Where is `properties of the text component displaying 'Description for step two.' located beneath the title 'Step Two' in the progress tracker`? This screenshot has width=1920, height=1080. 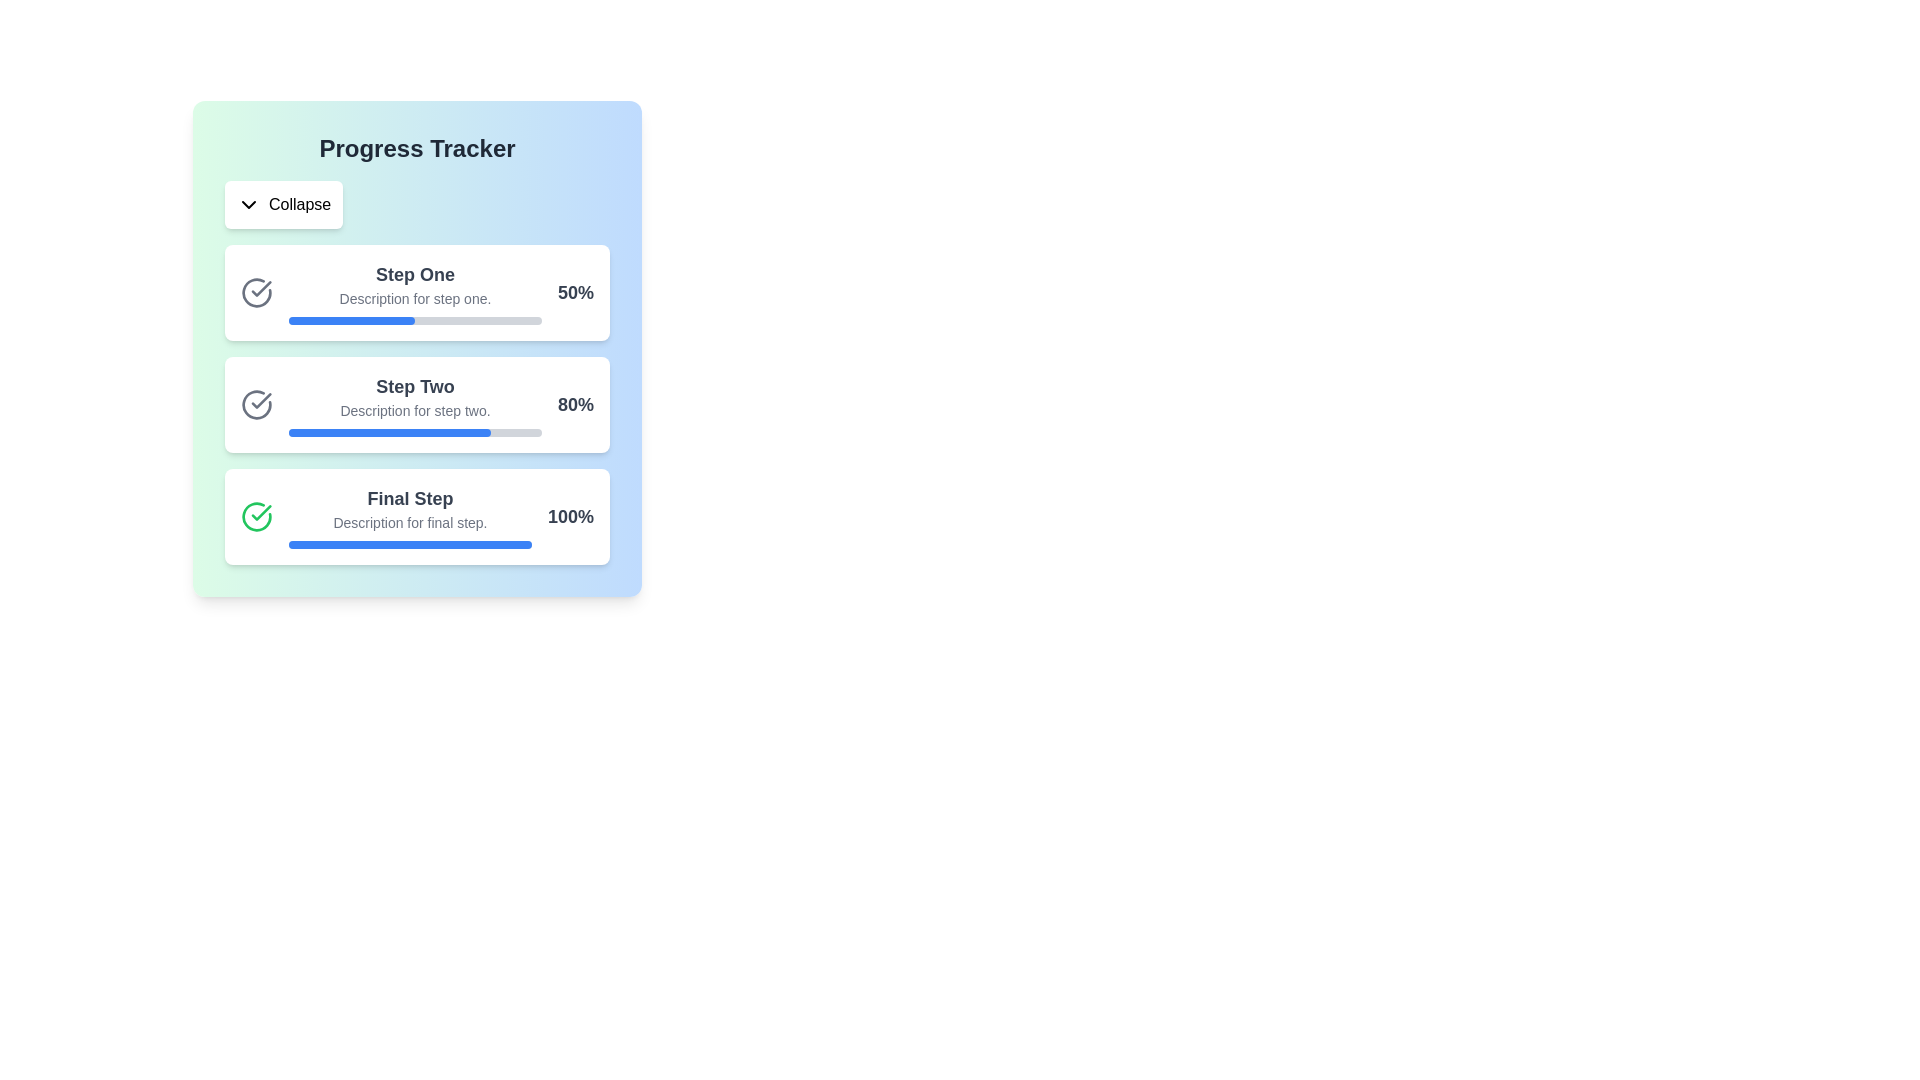 properties of the text component displaying 'Description for step two.' located beneath the title 'Step Two' in the progress tracker is located at coordinates (414, 410).